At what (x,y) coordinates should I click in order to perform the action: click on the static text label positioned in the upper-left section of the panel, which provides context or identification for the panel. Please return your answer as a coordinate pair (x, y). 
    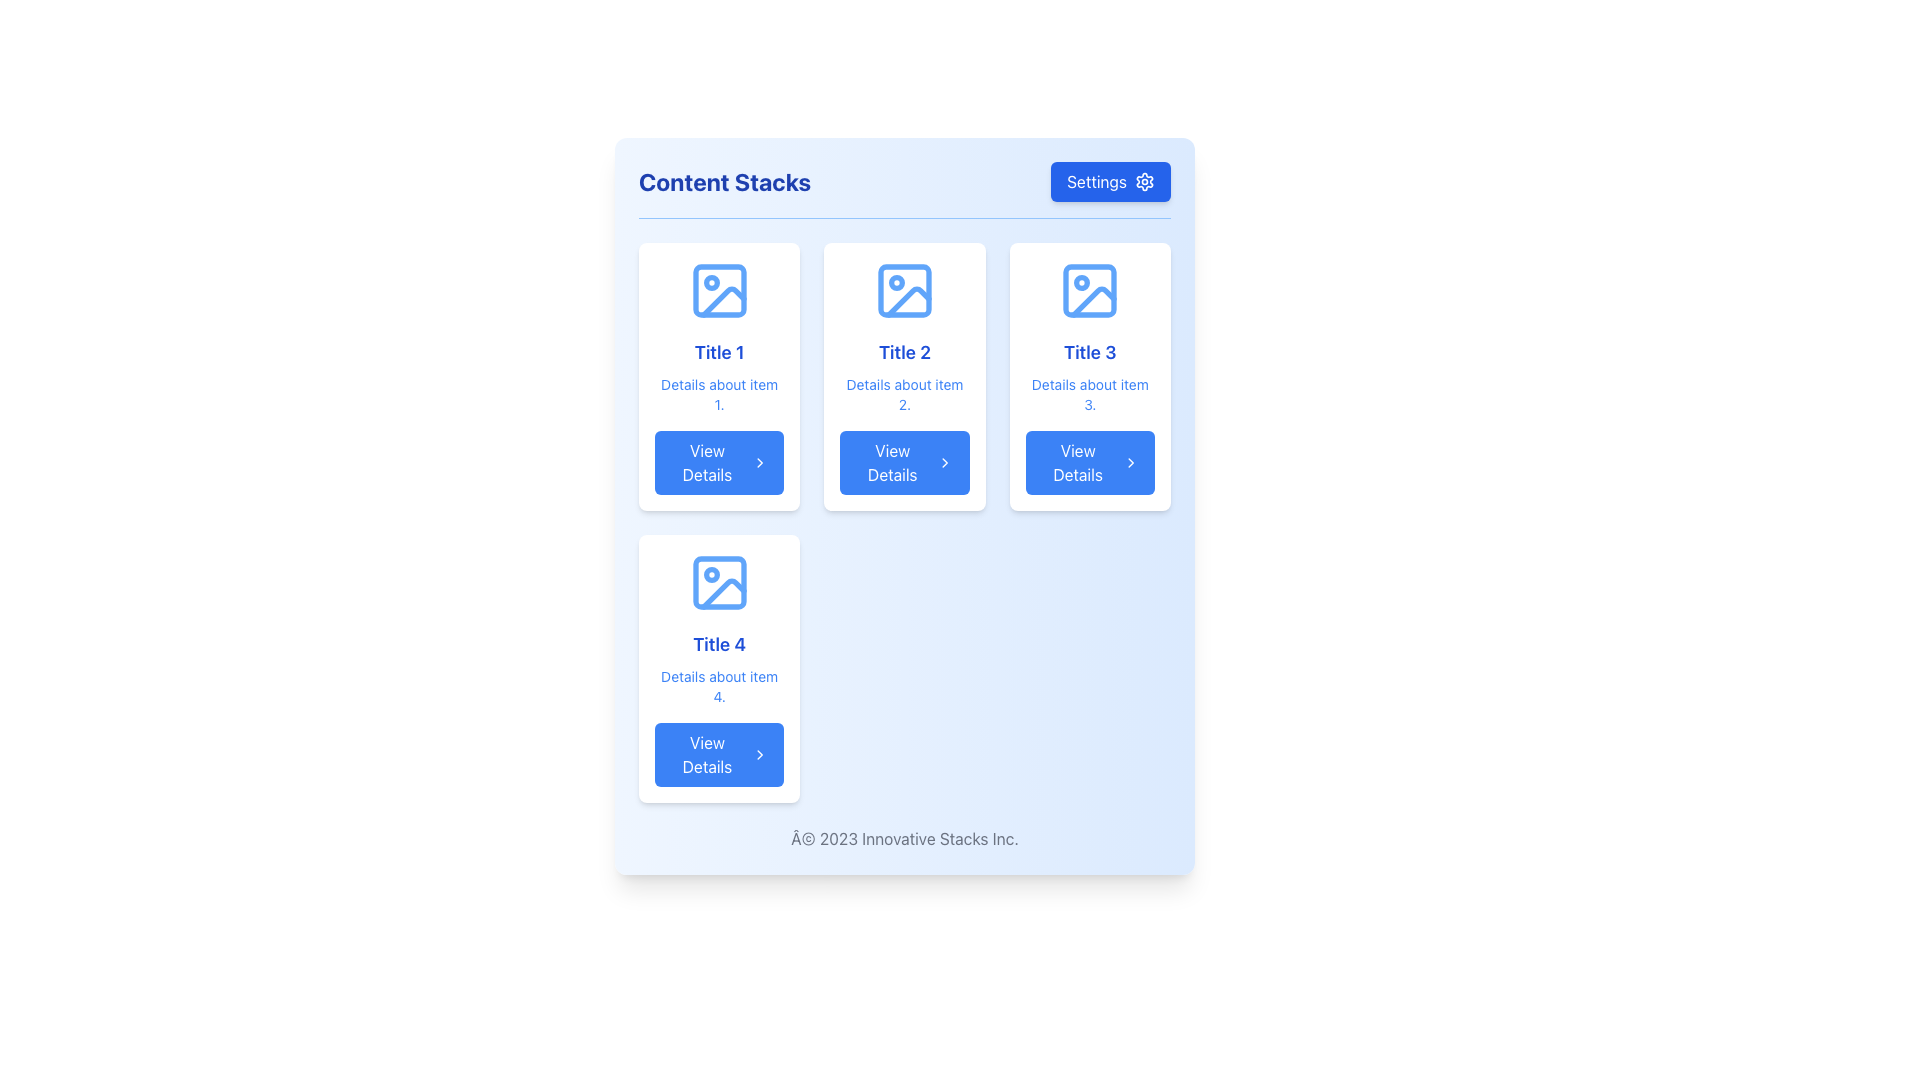
    Looking at the image, I should click on (724, 181).